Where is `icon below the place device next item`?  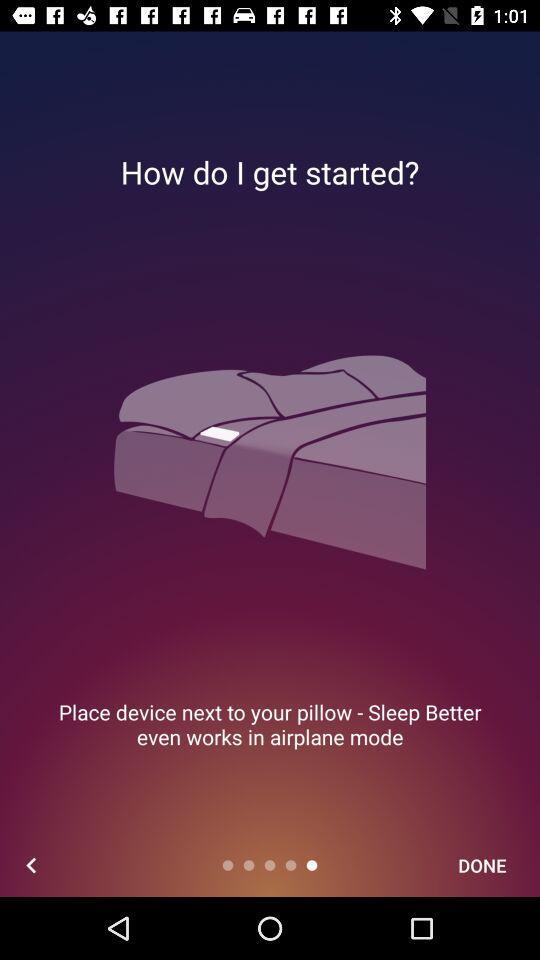 icon below the place device next item is located at coordinates (30, 864).